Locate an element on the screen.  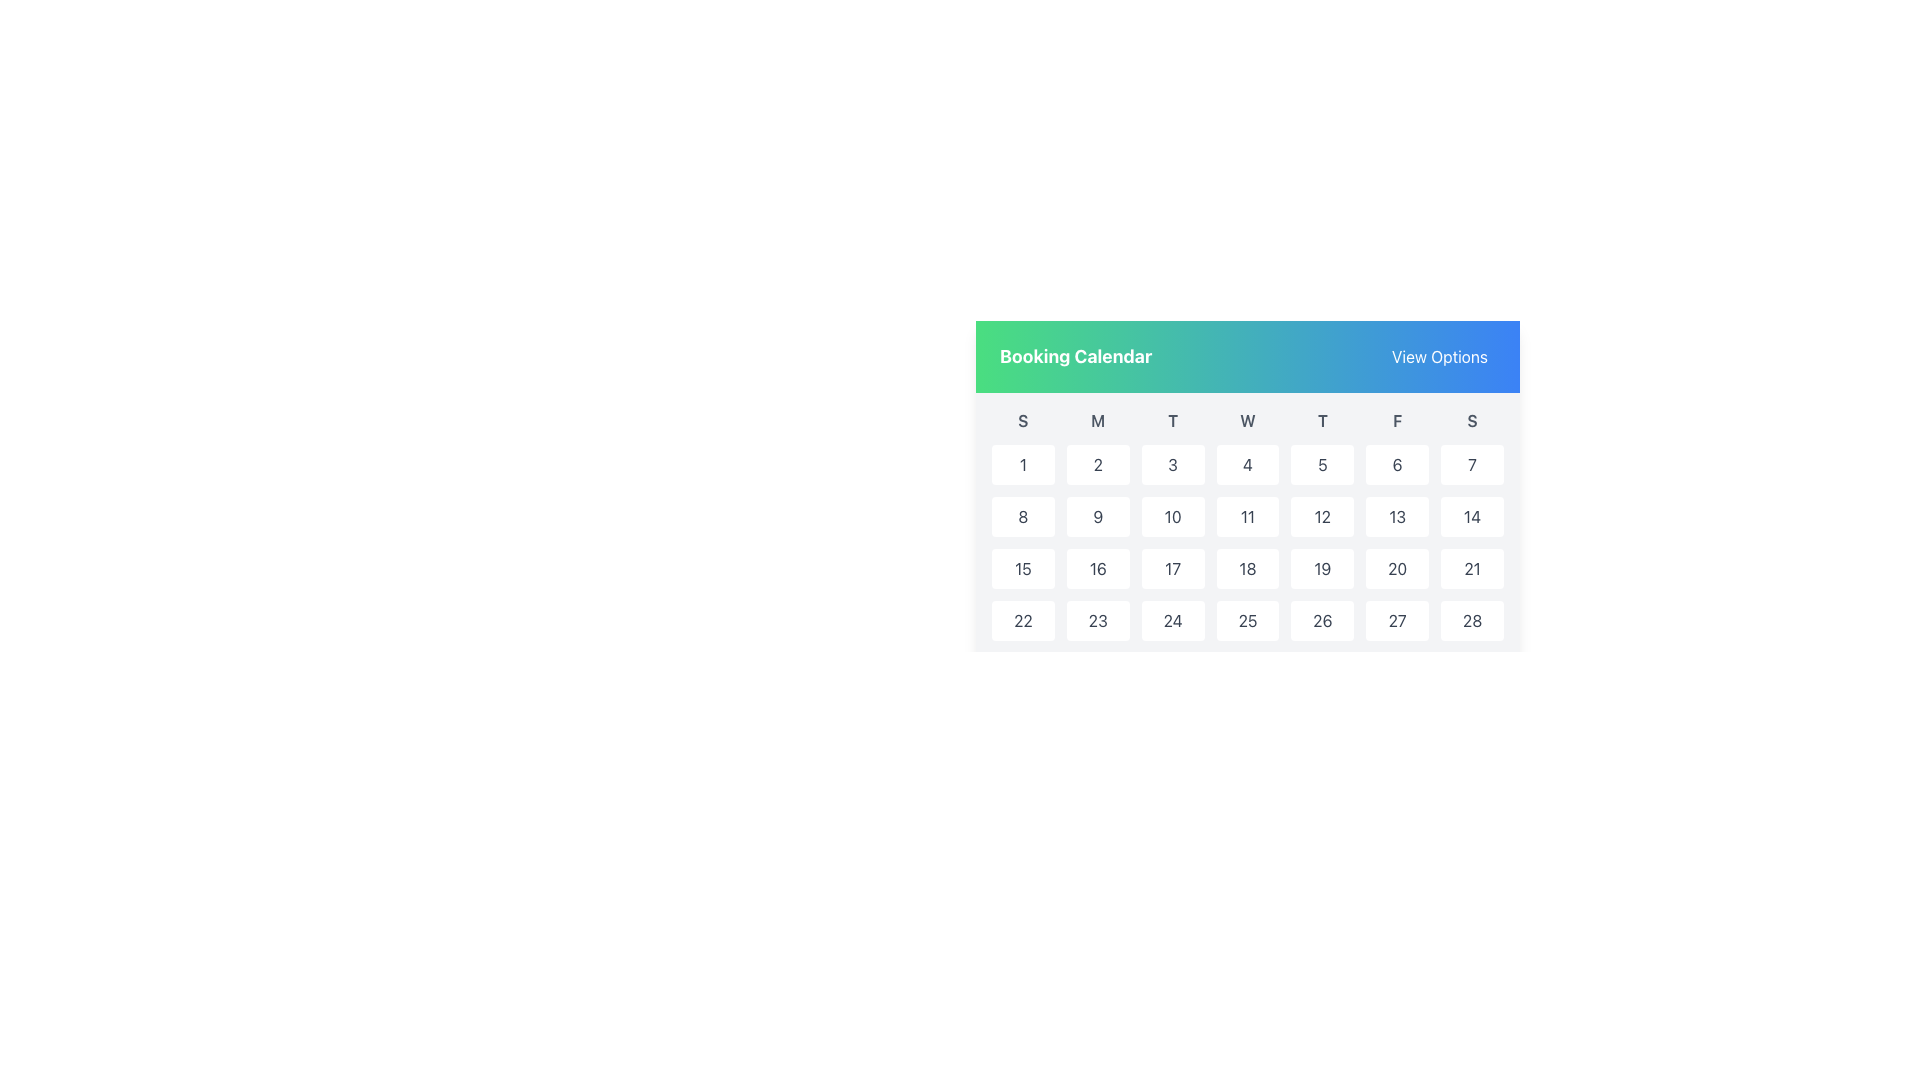
the calendar grid cell displaying the number '1', which is bold and centered in a white rounded rectangular box is located at coordinates (1023, 465).